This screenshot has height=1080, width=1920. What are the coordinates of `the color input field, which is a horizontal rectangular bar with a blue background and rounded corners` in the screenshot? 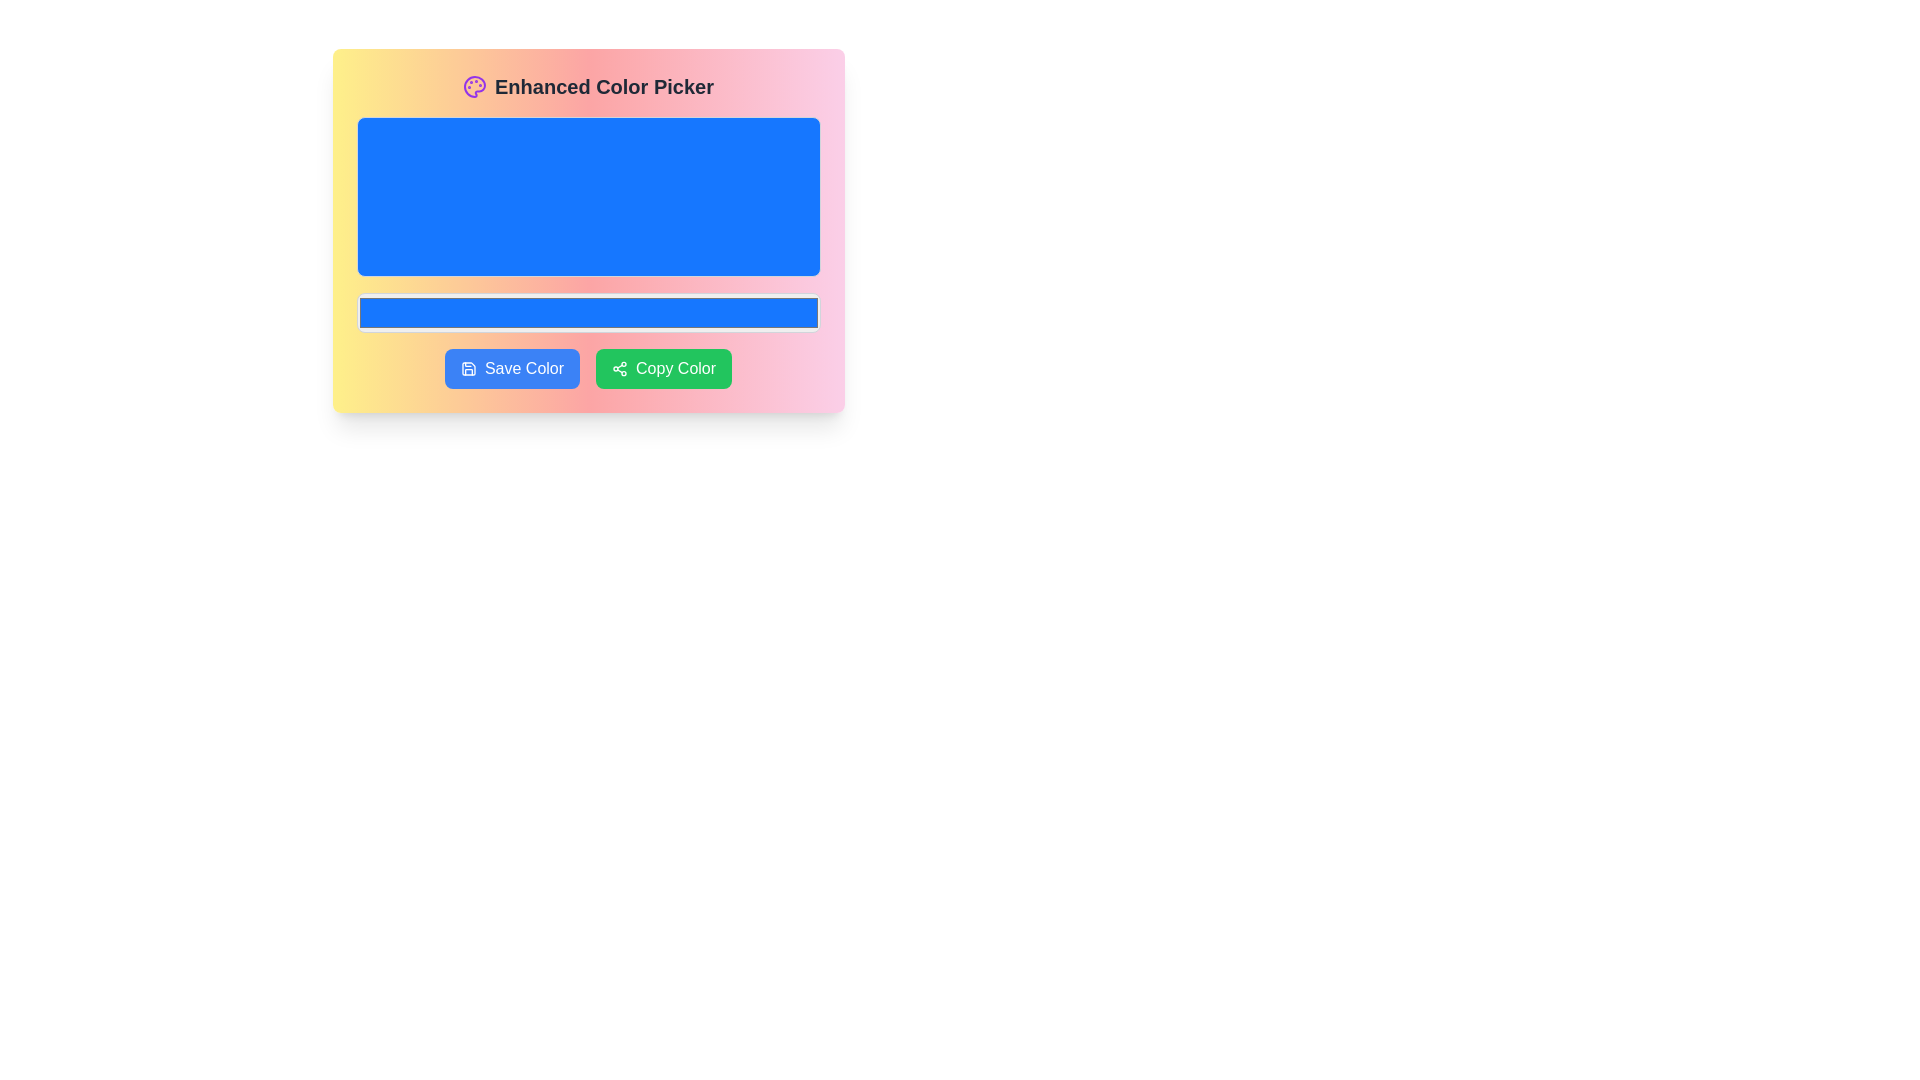 It's located at (587, 312).